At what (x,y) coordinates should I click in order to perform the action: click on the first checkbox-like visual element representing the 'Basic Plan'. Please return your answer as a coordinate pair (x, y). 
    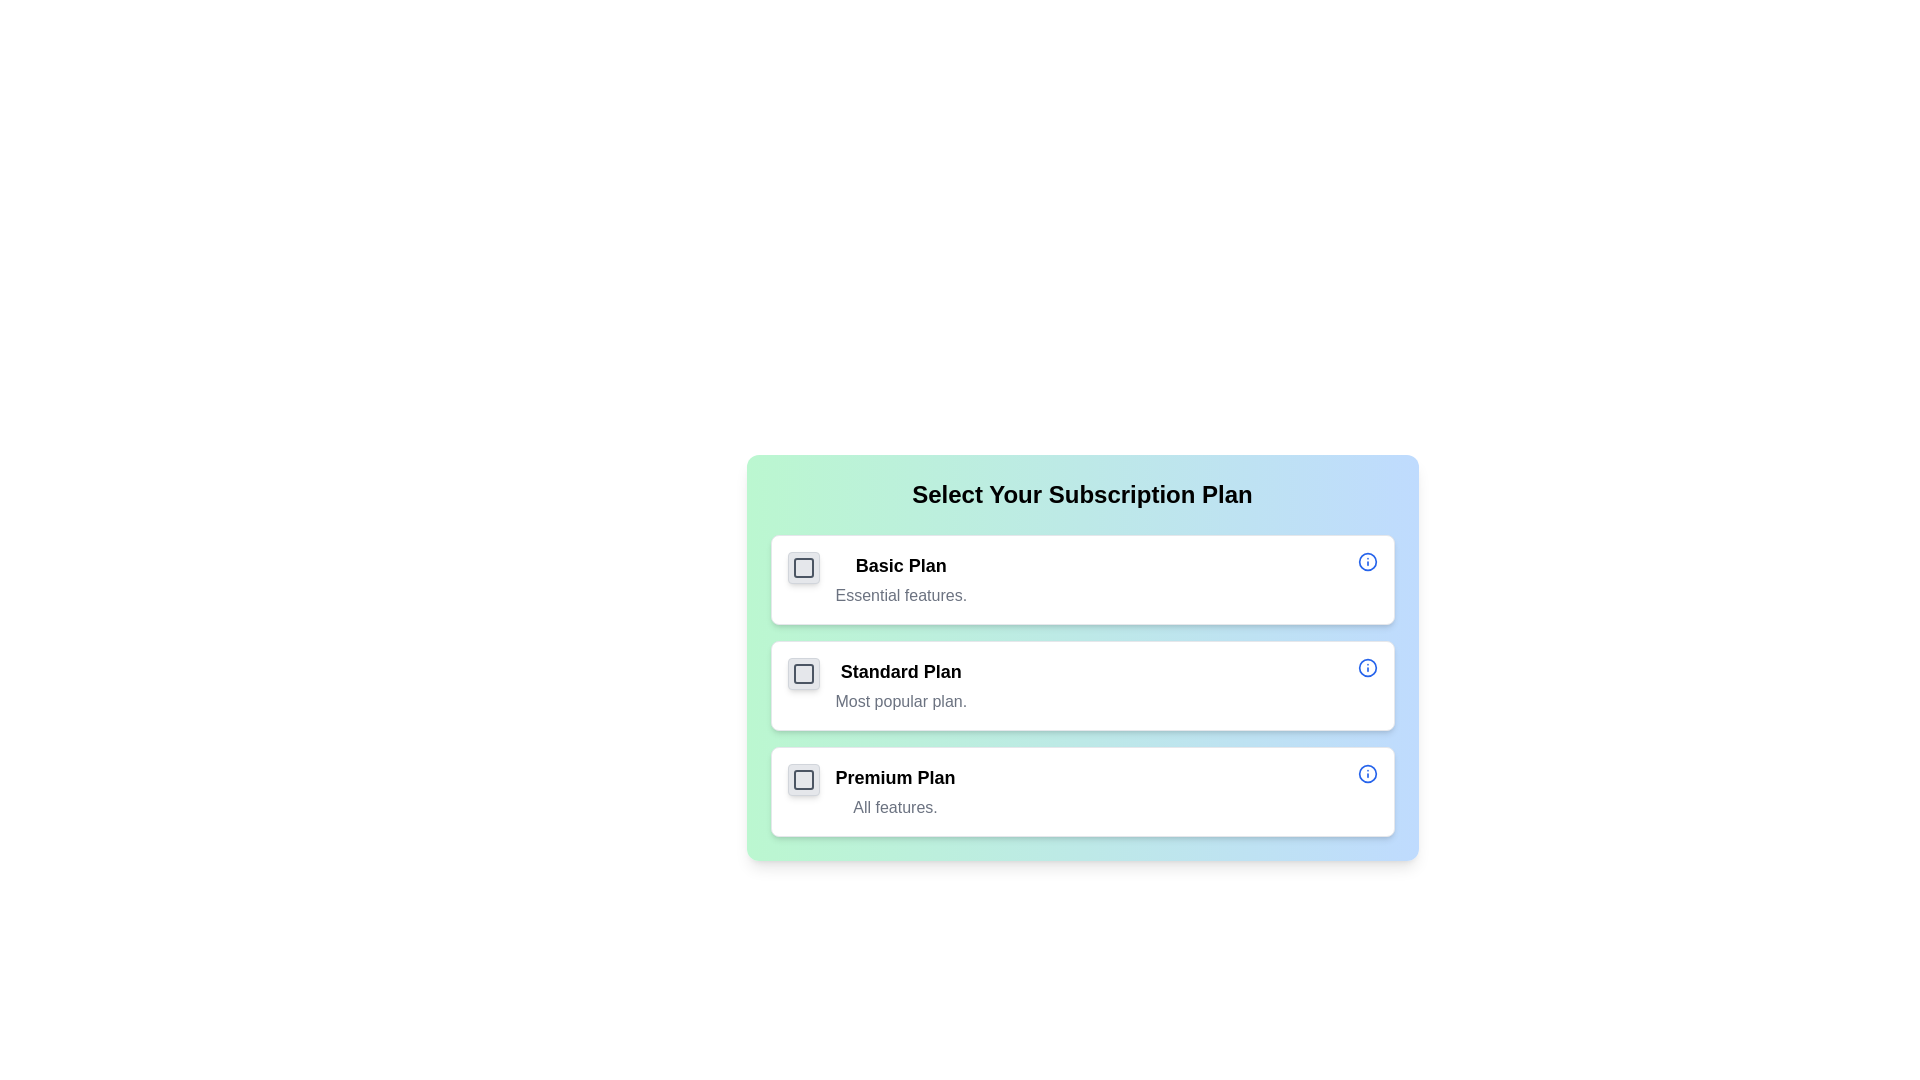
    Looking at the image, I should click on (803, 567).